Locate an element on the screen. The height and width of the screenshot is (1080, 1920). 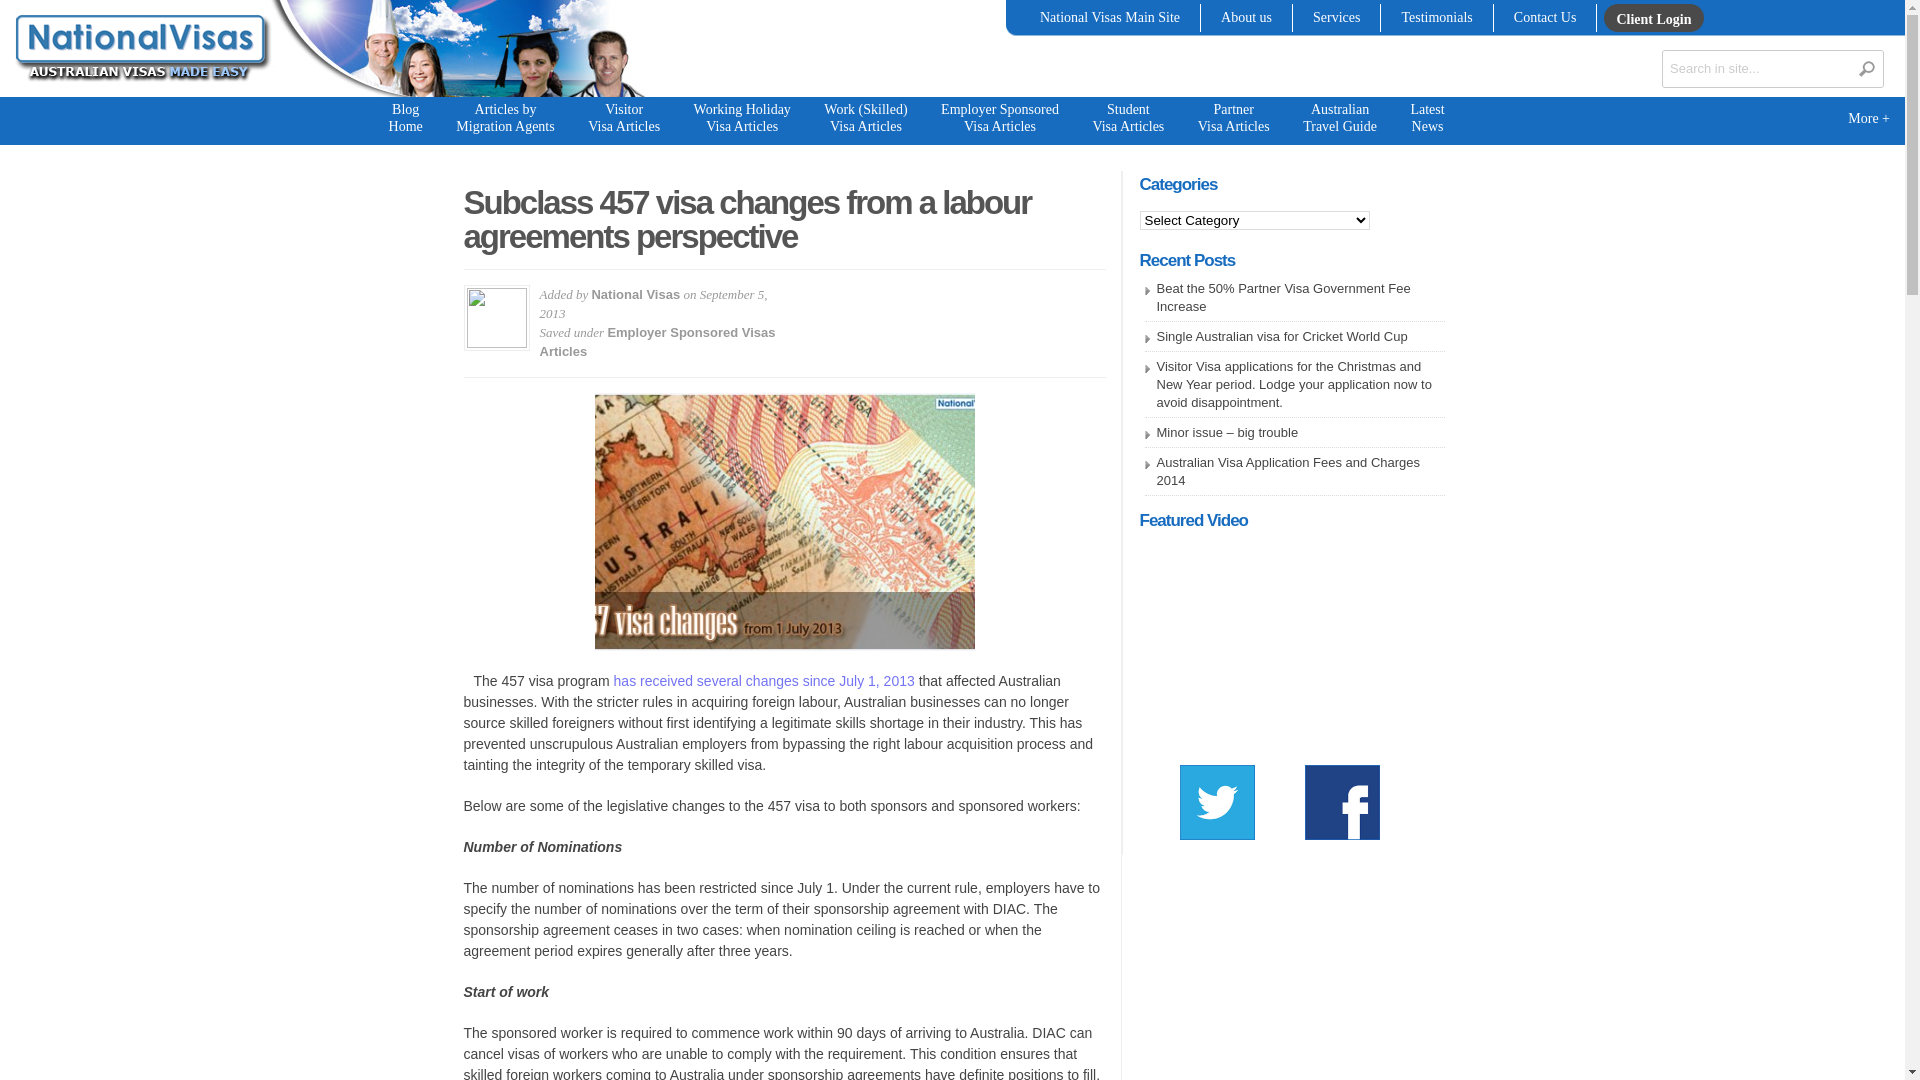
'Employer Sponsored is located at coordinates (999, 119).